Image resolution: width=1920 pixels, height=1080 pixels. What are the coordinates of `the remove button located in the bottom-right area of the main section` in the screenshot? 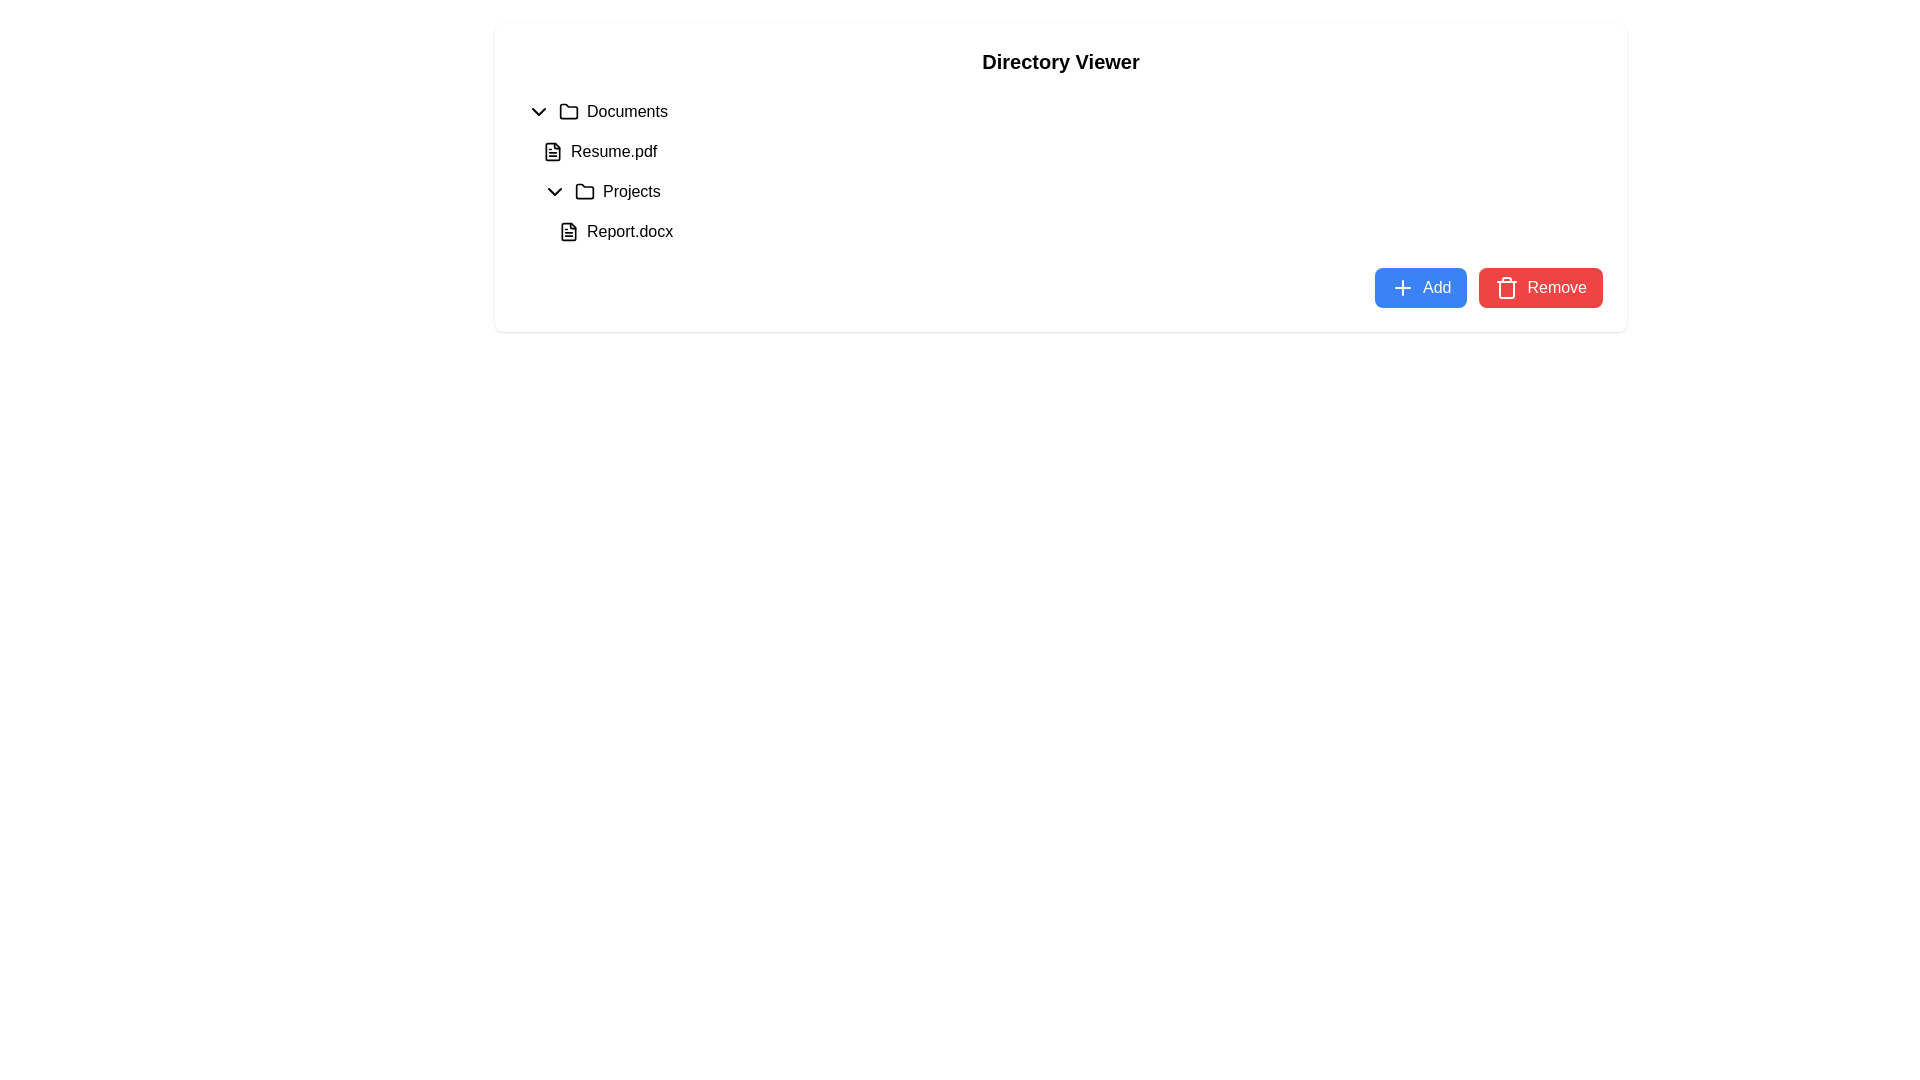 It's located at (1540, 288).